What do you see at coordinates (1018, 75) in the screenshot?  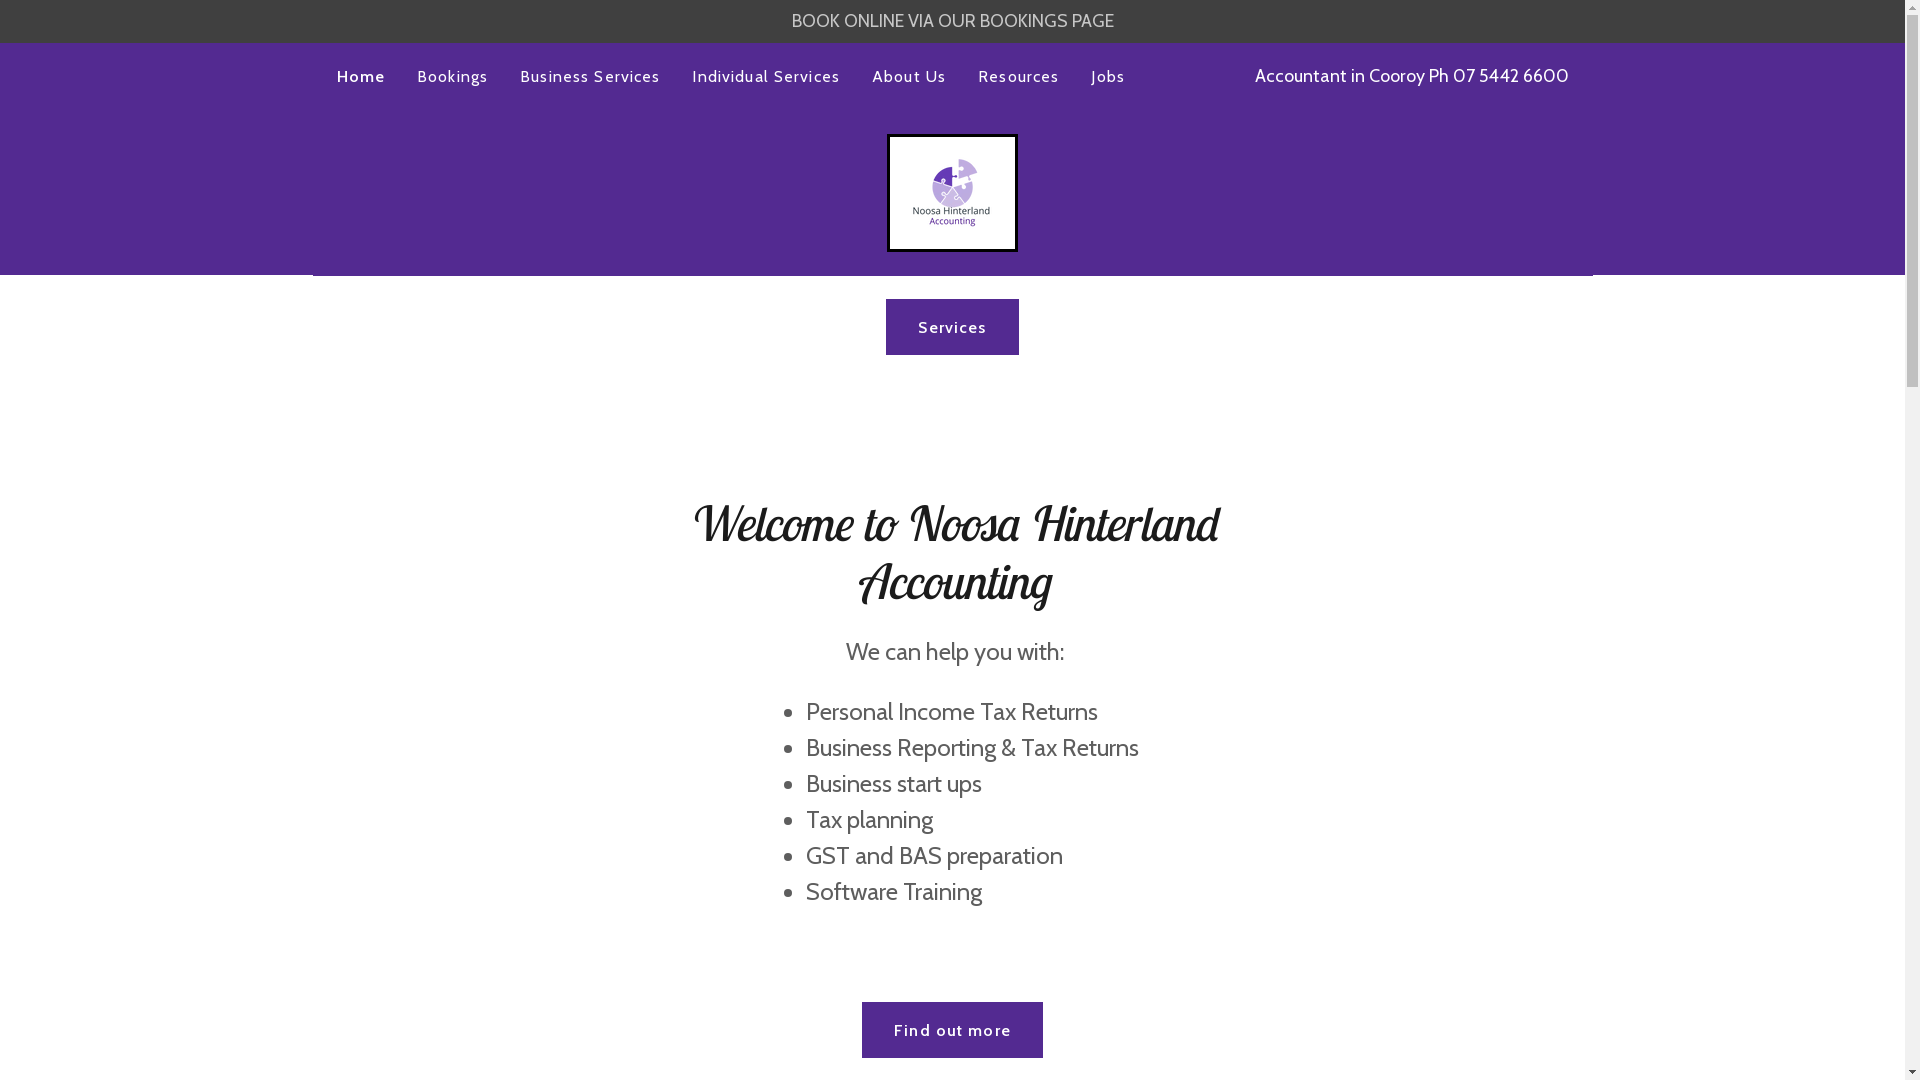 I see `'Resources'` at bounding box center [1018, 75].